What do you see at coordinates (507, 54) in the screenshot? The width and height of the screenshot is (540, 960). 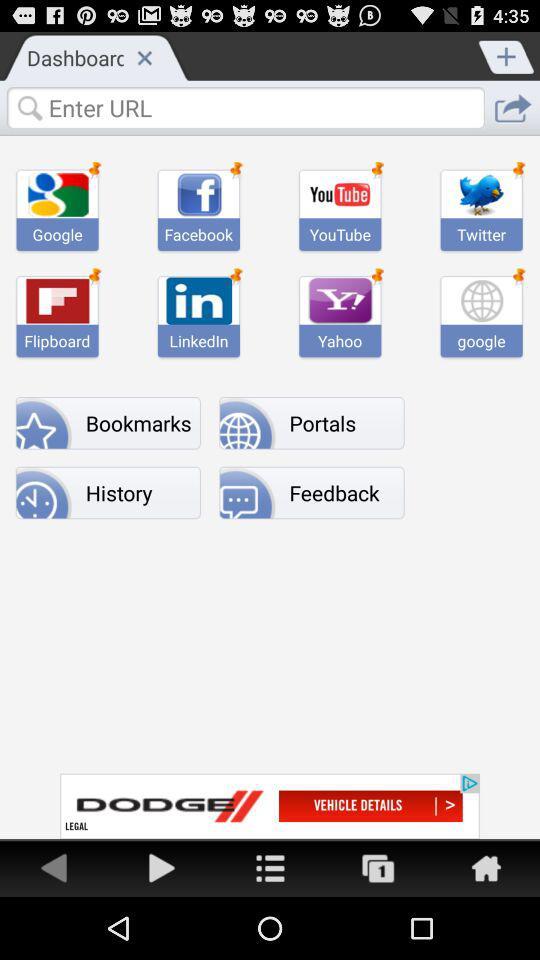 I see `tab option` at bounding box center [507, 54].